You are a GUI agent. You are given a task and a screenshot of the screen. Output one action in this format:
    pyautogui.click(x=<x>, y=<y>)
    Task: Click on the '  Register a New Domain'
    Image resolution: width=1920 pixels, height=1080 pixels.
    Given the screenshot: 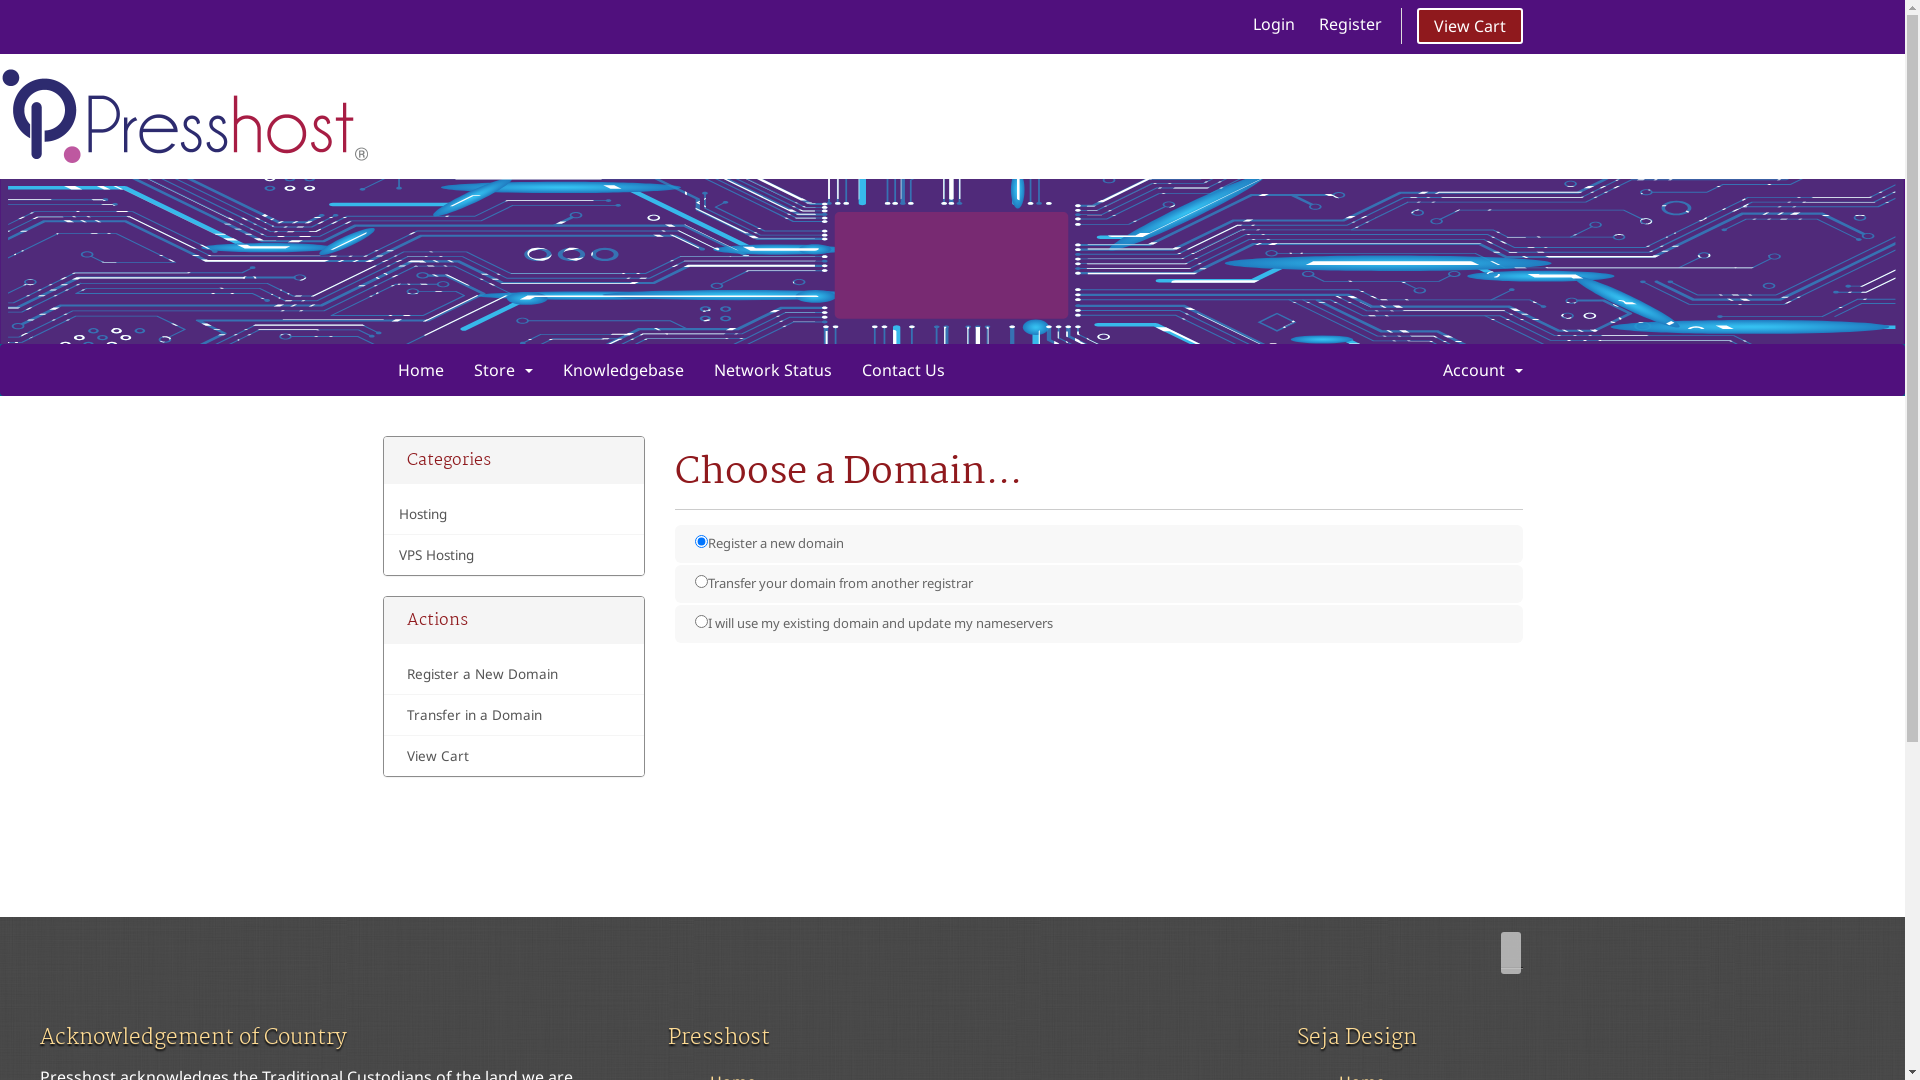 What is the action you would take?
    pyautogui.click(x=514, y=674)
    